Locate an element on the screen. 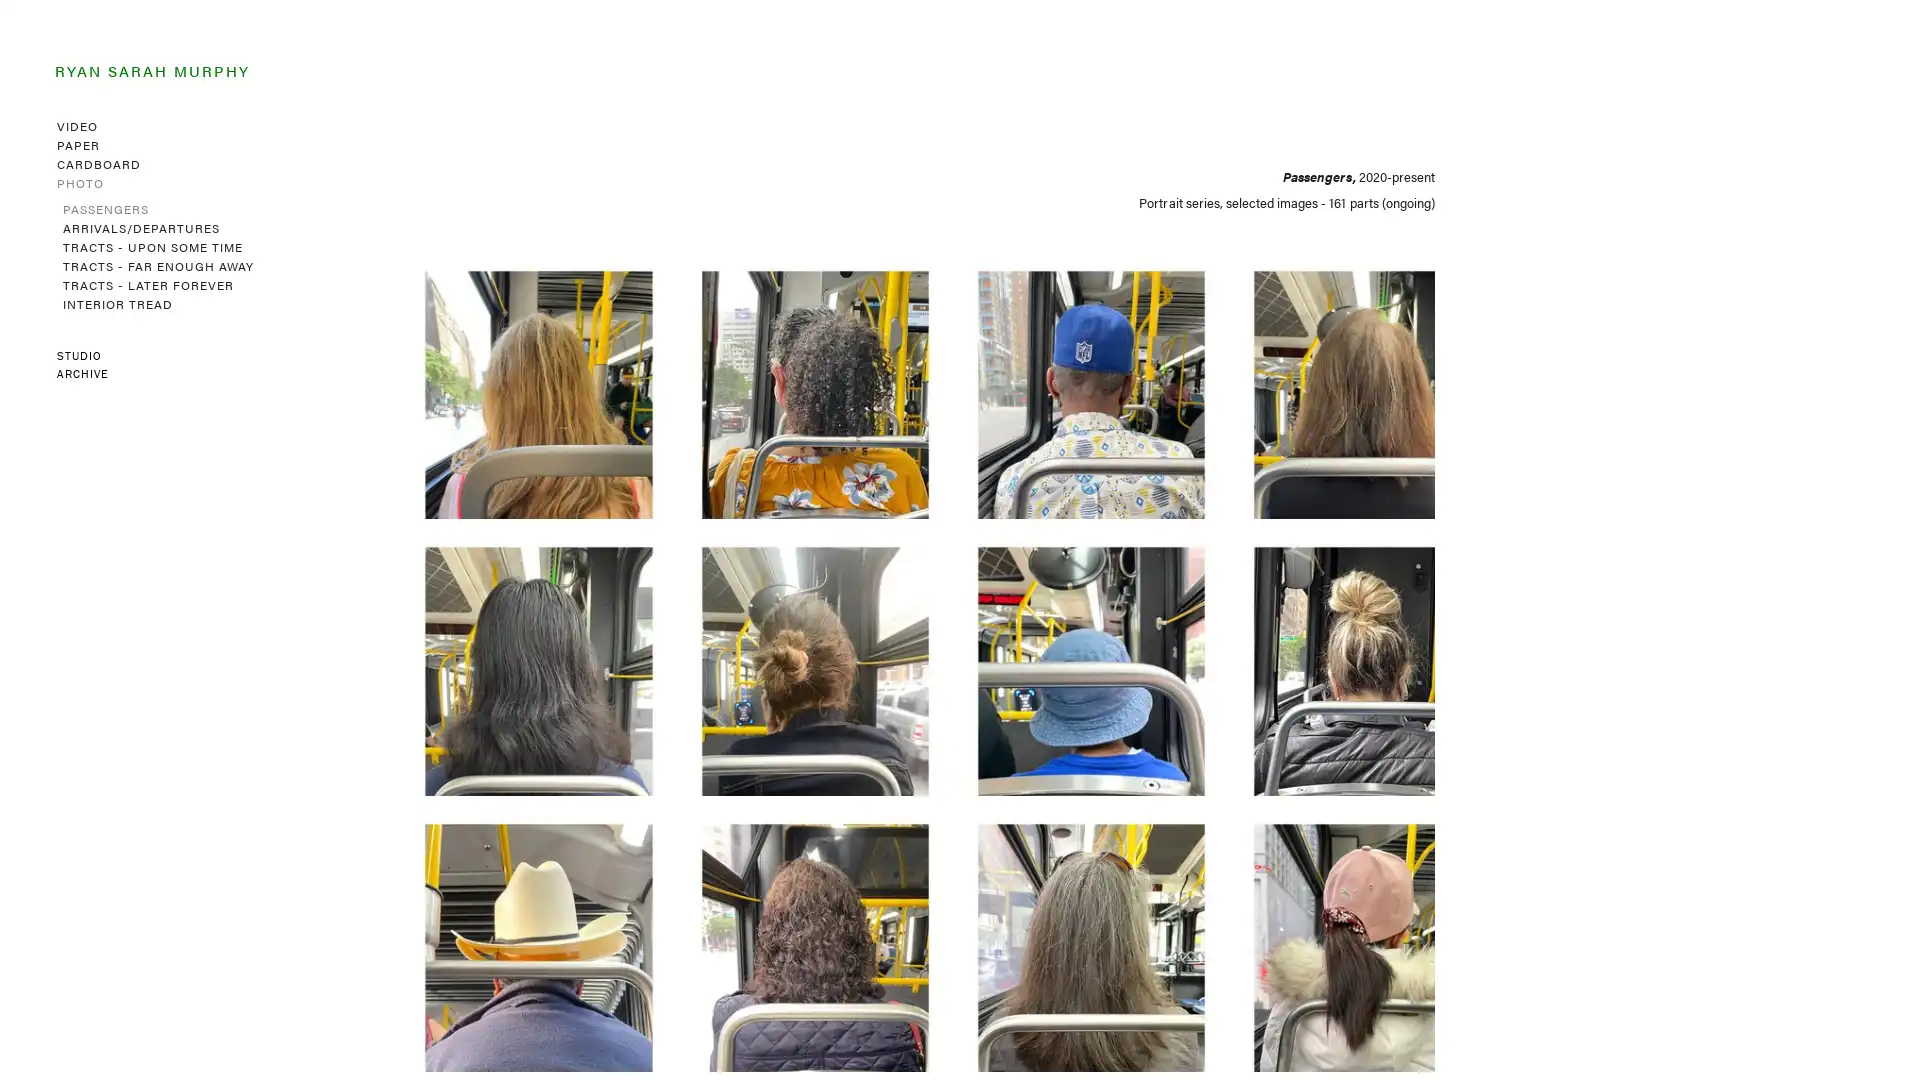 The width and height of the screenshot is (1920, 1080). View fullsize Passenger 158-.jpeg is located at coordinates (1309, 368).